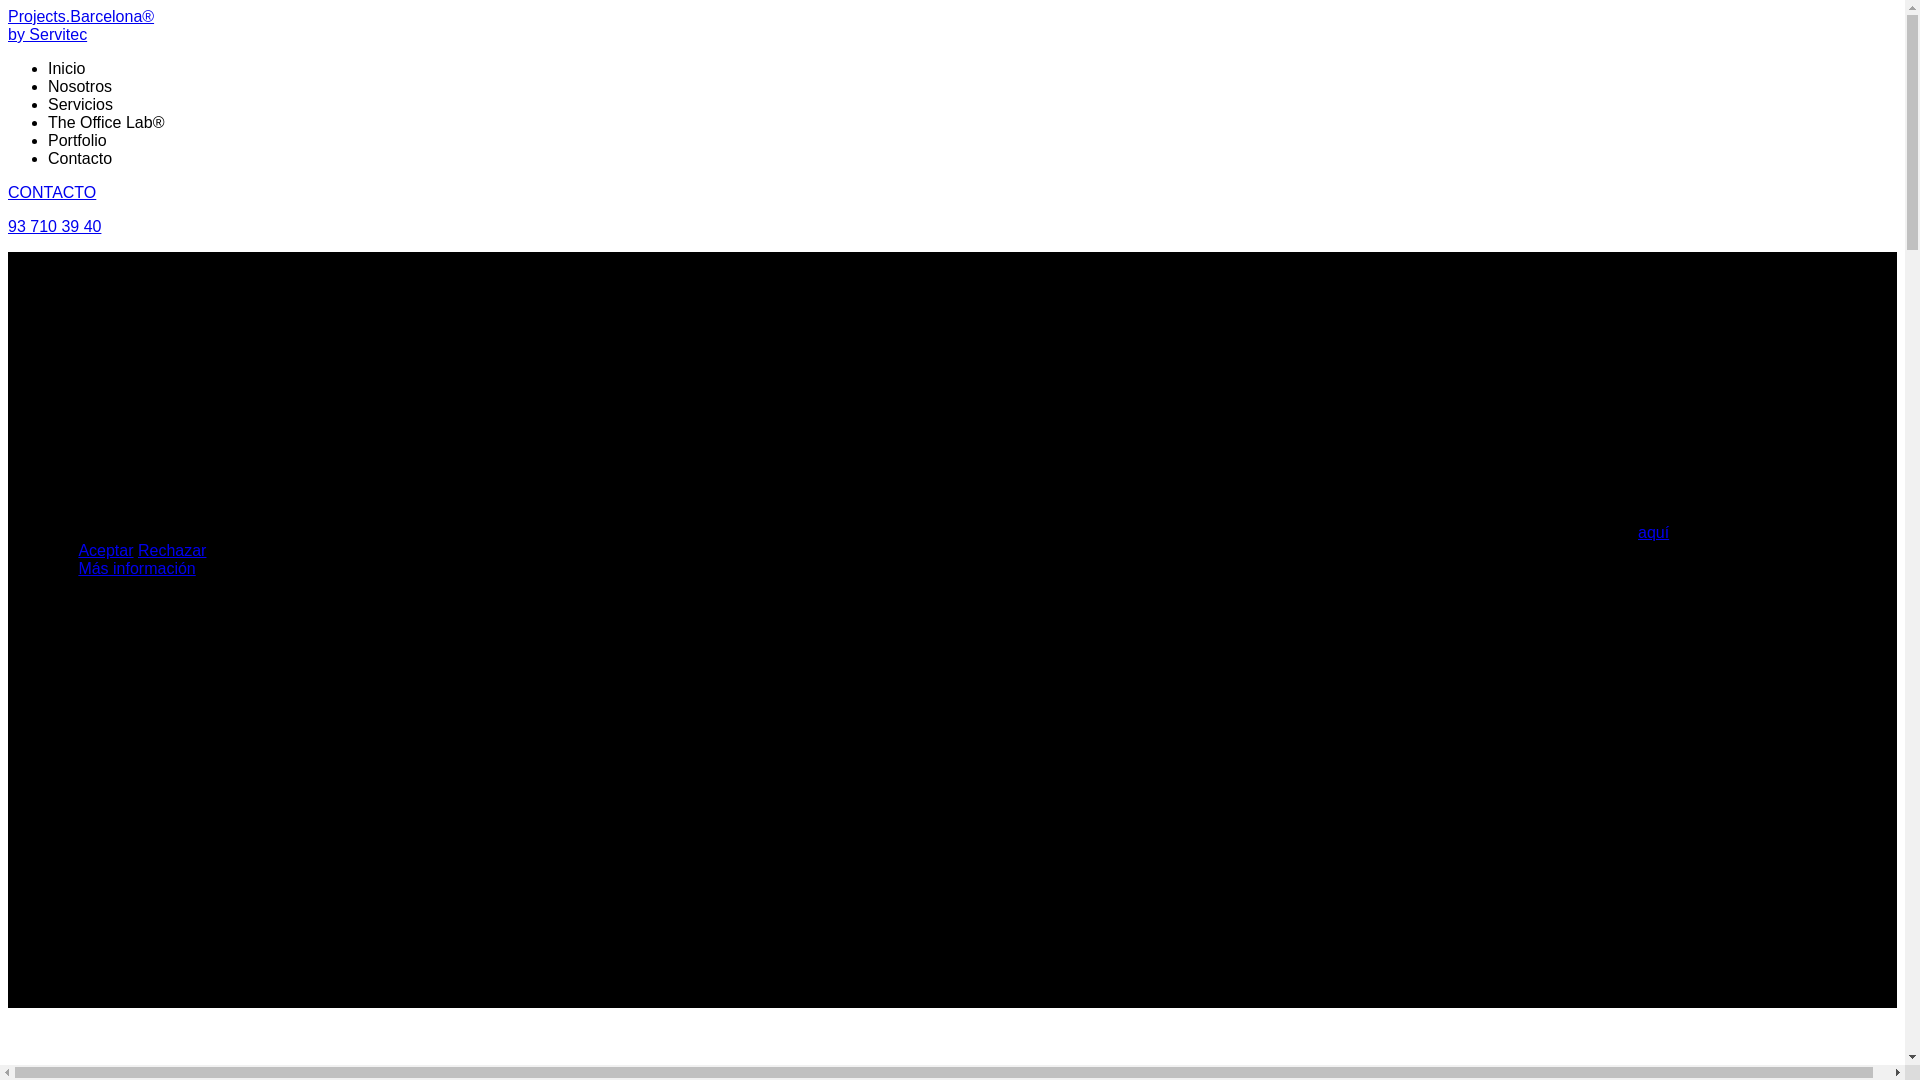 This screenshot has height=1080, width=1920. What do you see at coordinates (104, 550) in the screenshot?
I see `'Aceptar'` at bounding box center [104, 550].